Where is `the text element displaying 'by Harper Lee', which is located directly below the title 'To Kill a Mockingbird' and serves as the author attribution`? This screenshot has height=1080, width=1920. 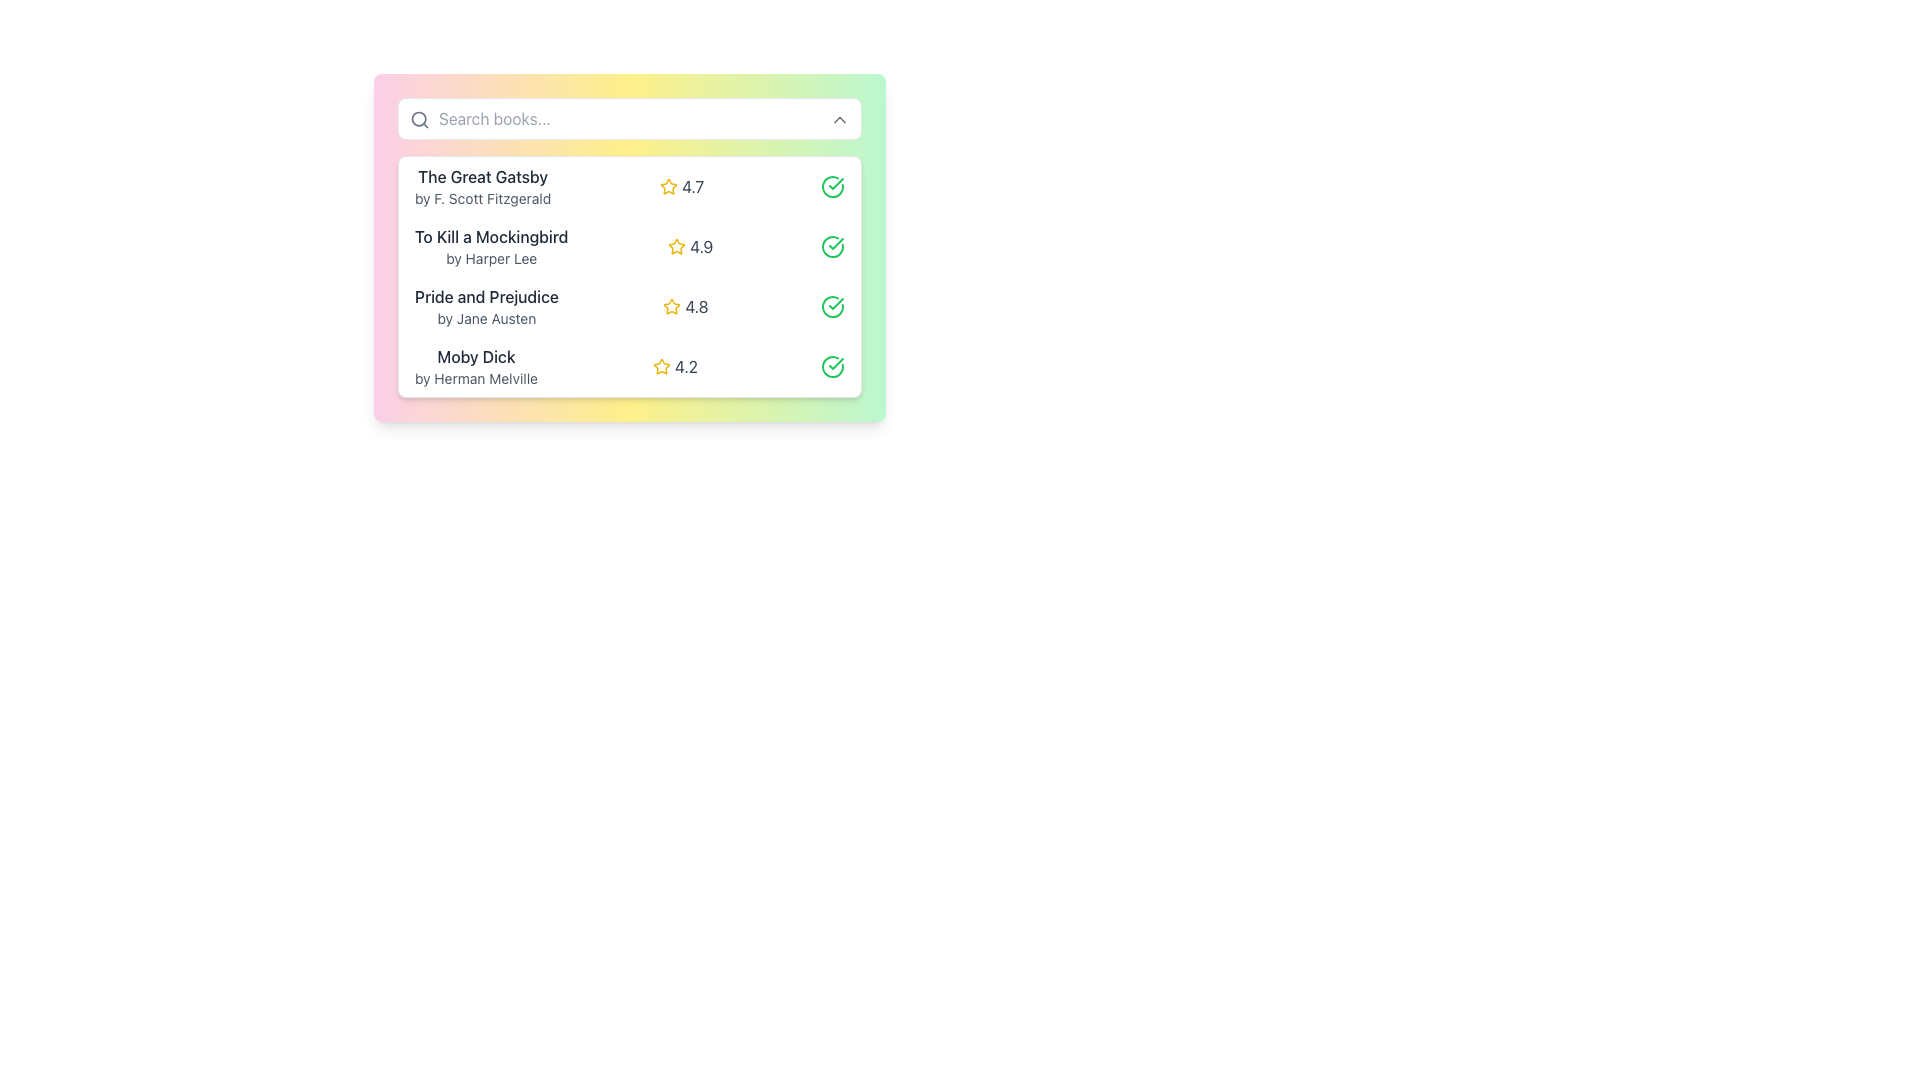
the text element displaying 'by Harper Lee', which is located directly below the title 'To Kill a Mockingbird' and serves as the author attribution is located at coordinates (491, 257).